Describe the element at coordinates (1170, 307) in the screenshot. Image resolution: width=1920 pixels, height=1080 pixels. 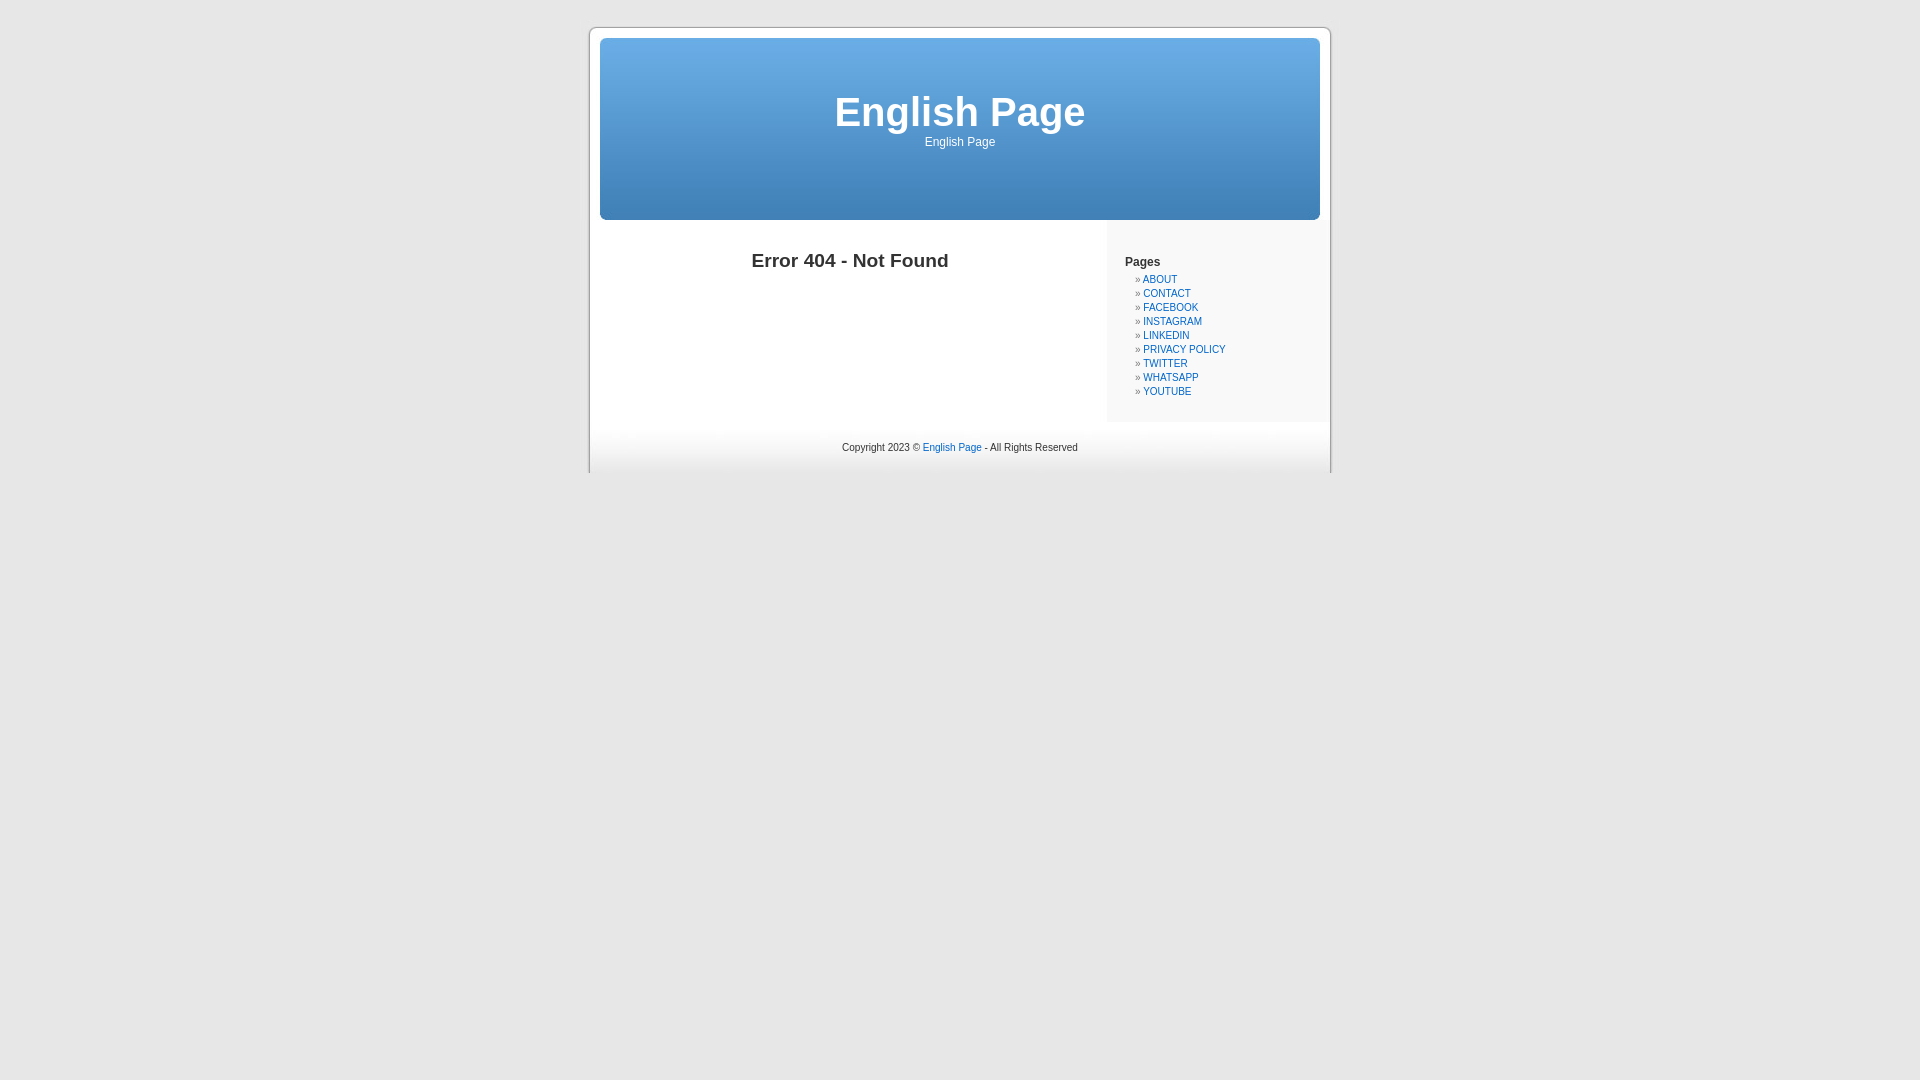
I see `'FACEBOOK'` at that location.